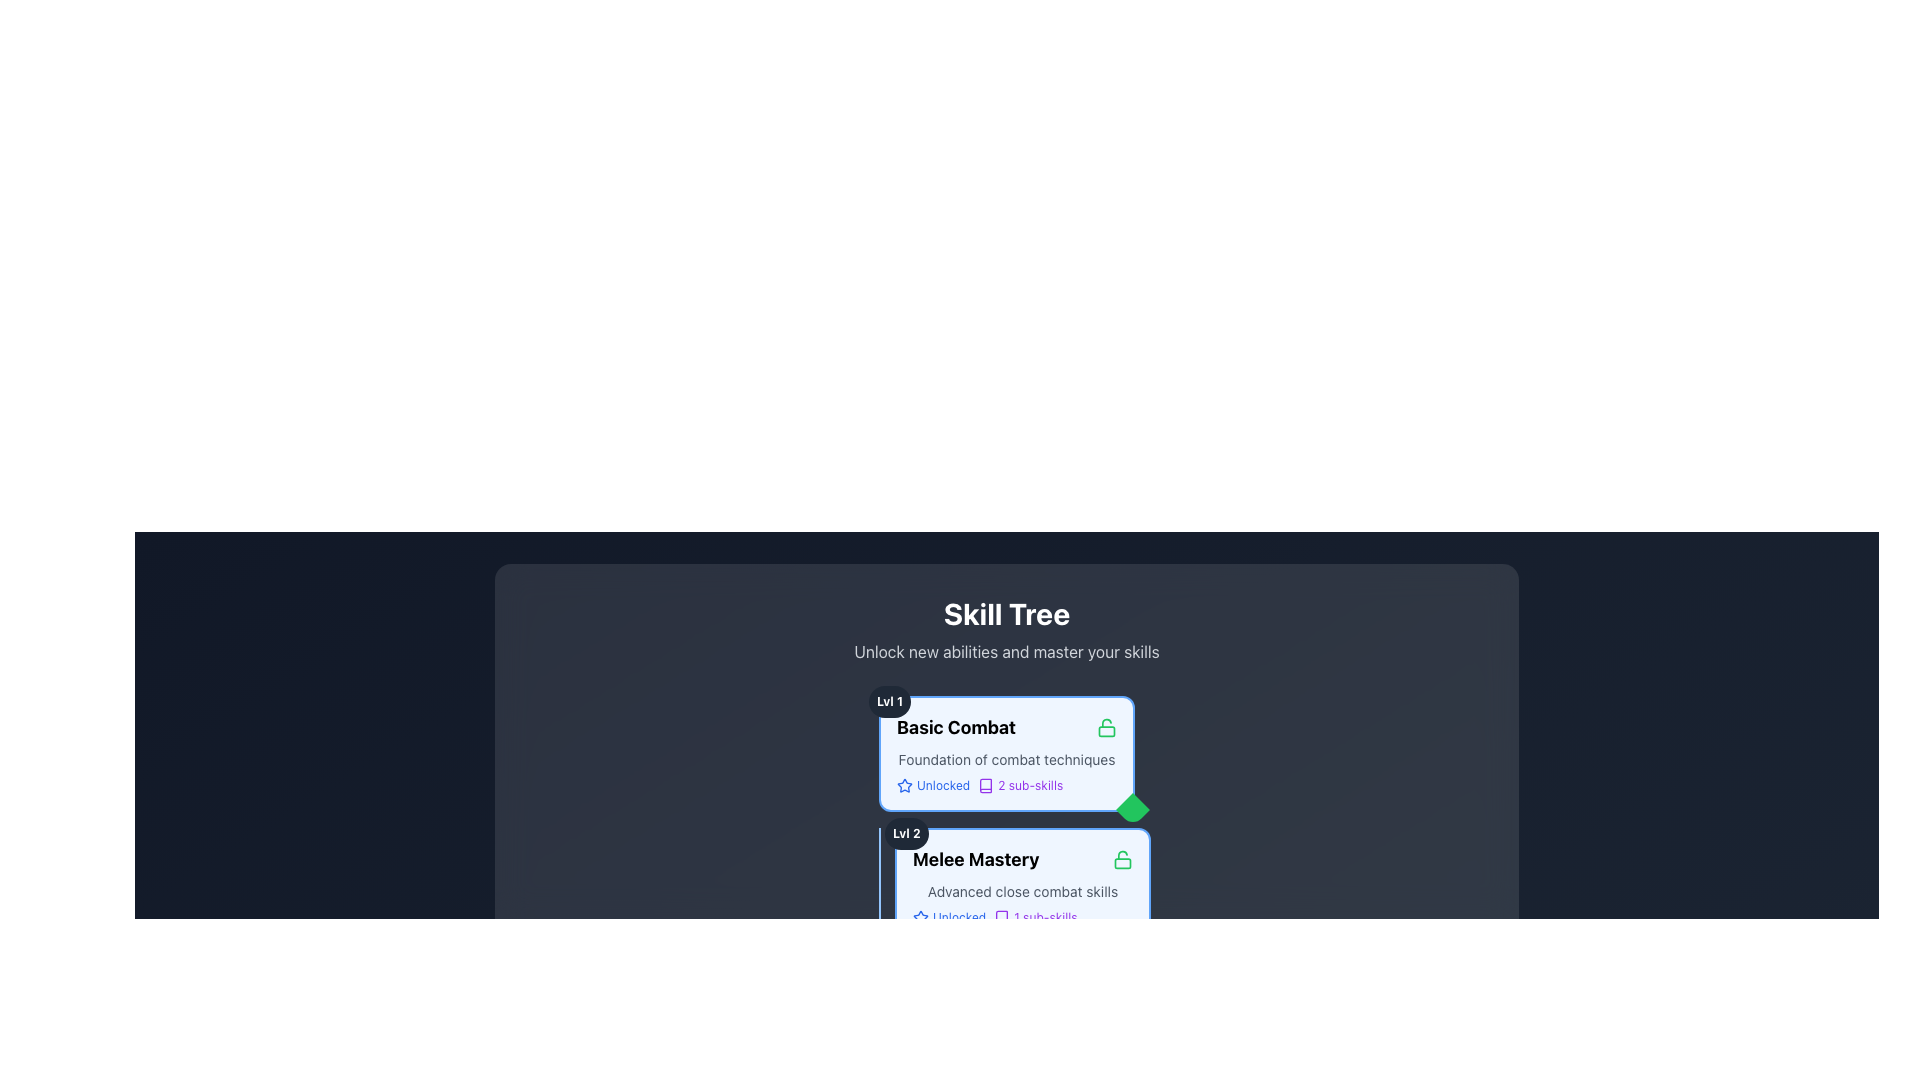 The height and width of the screenshot is (1080, 1920). Describe the element at coordinates (905, 981) in the screenshot. I see `the 'Lvl 2' badge located in the top-left corner of the 'Melee Mastery' card, which indicates the level of the associated skill or item` at that location.